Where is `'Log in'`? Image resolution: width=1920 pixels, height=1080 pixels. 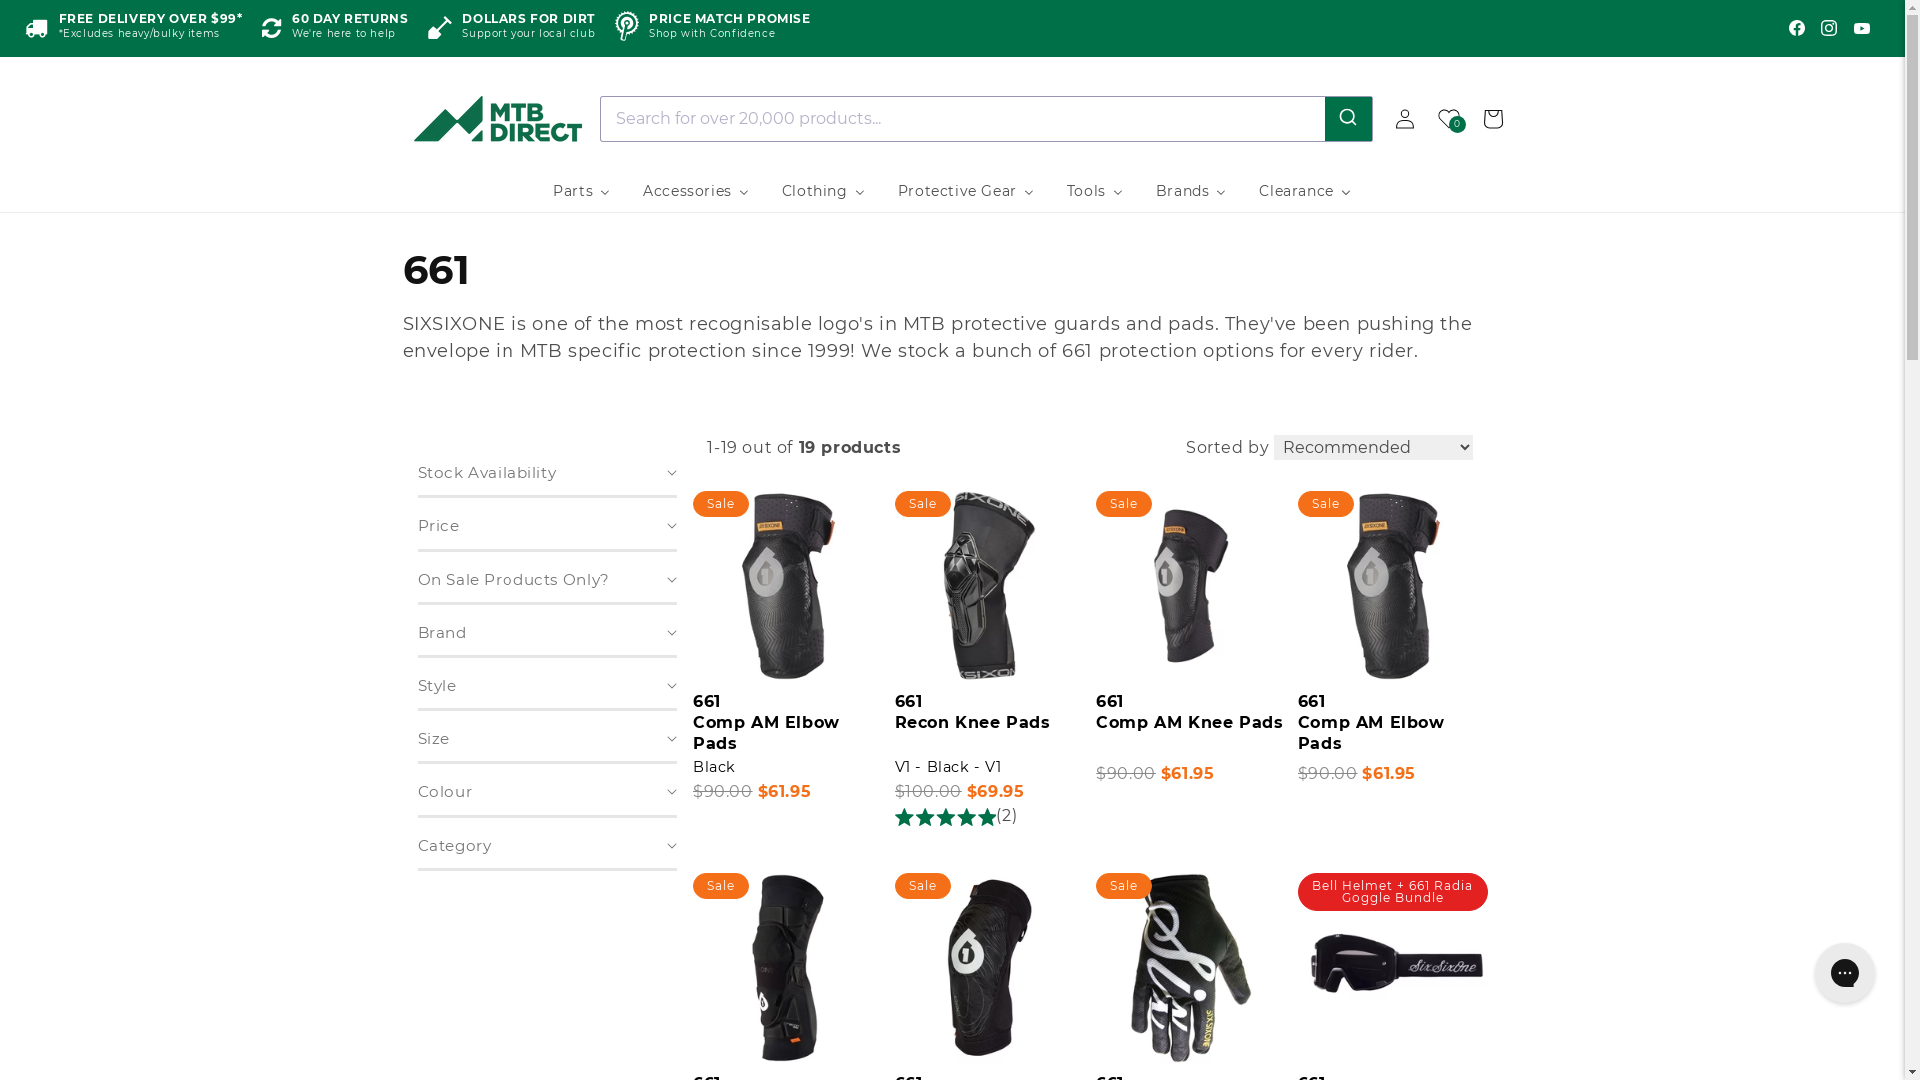 'Log in' is located at coordinates (1402, 118).